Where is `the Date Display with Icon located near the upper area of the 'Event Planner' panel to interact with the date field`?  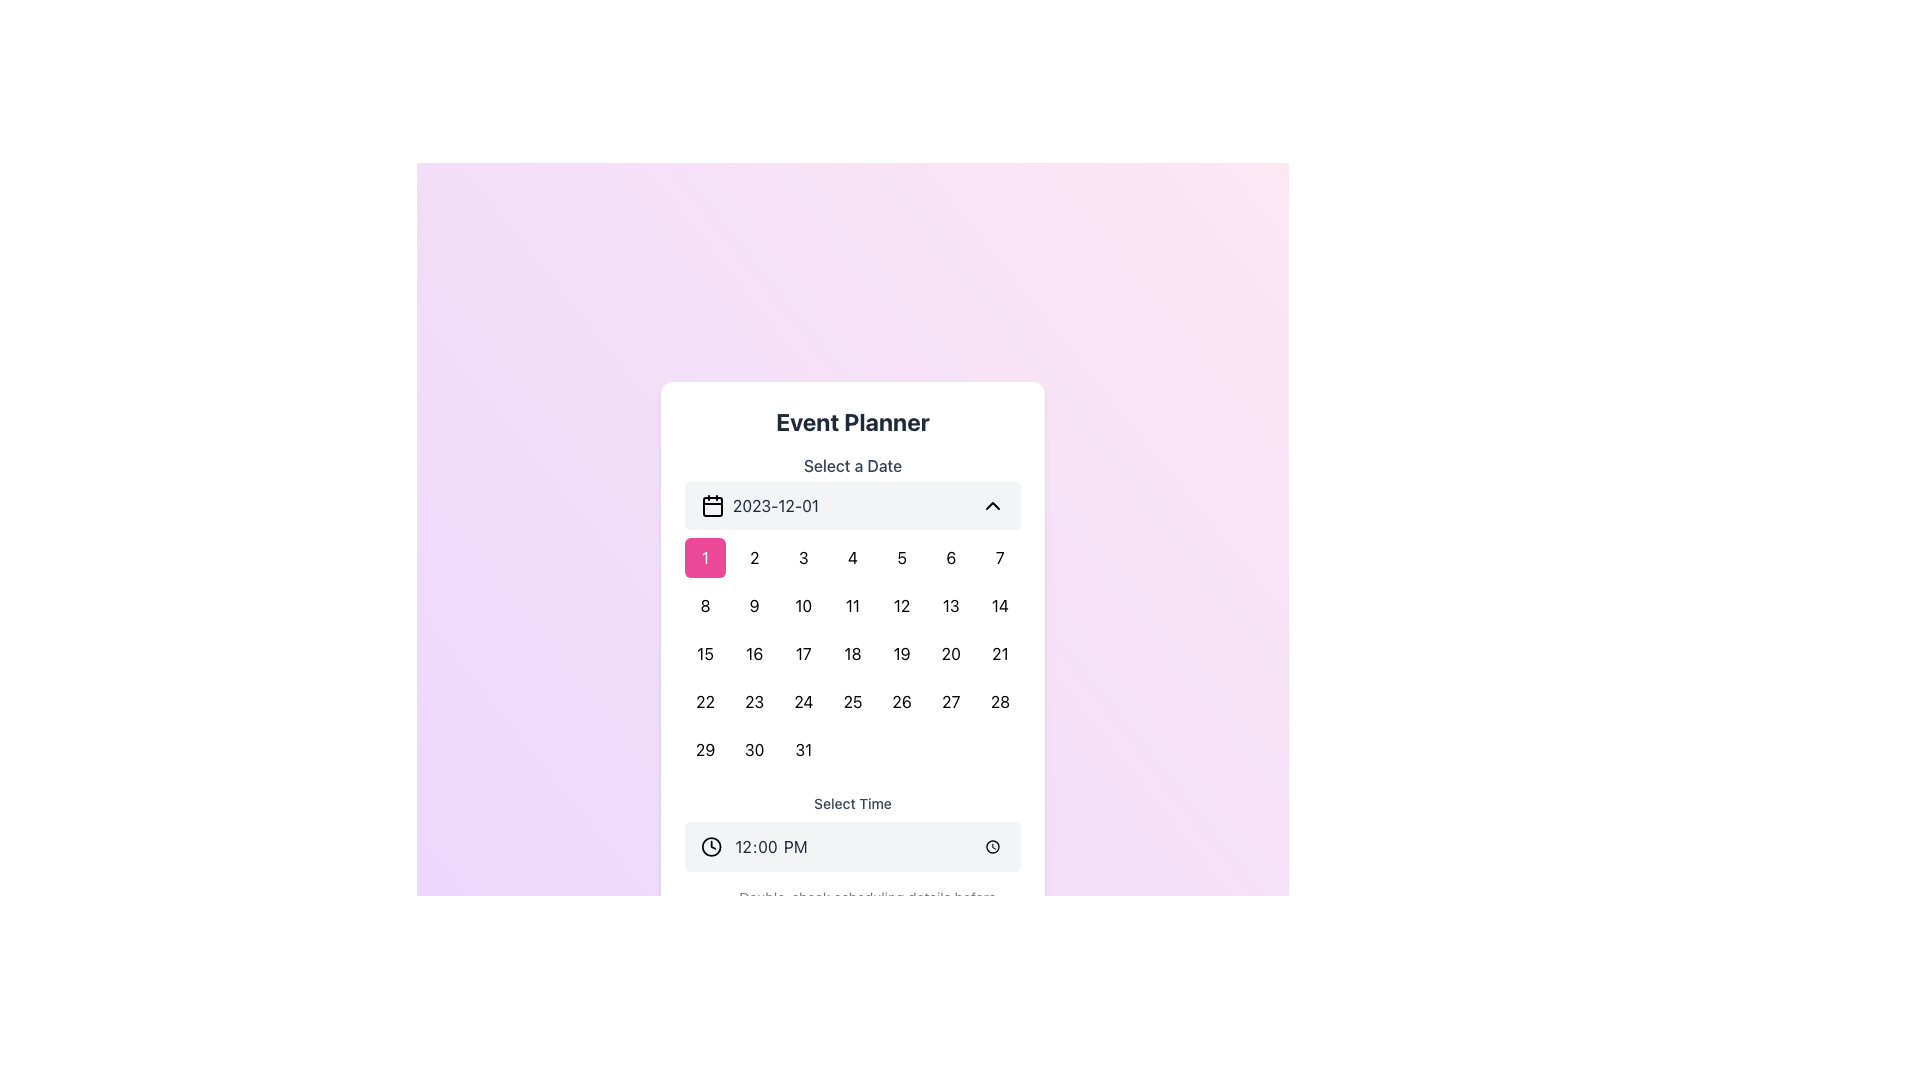 the Date Display with Icon located near the upper area of the 'Event Planner' panel to interact with the date field is located at coordinates (758, 504).